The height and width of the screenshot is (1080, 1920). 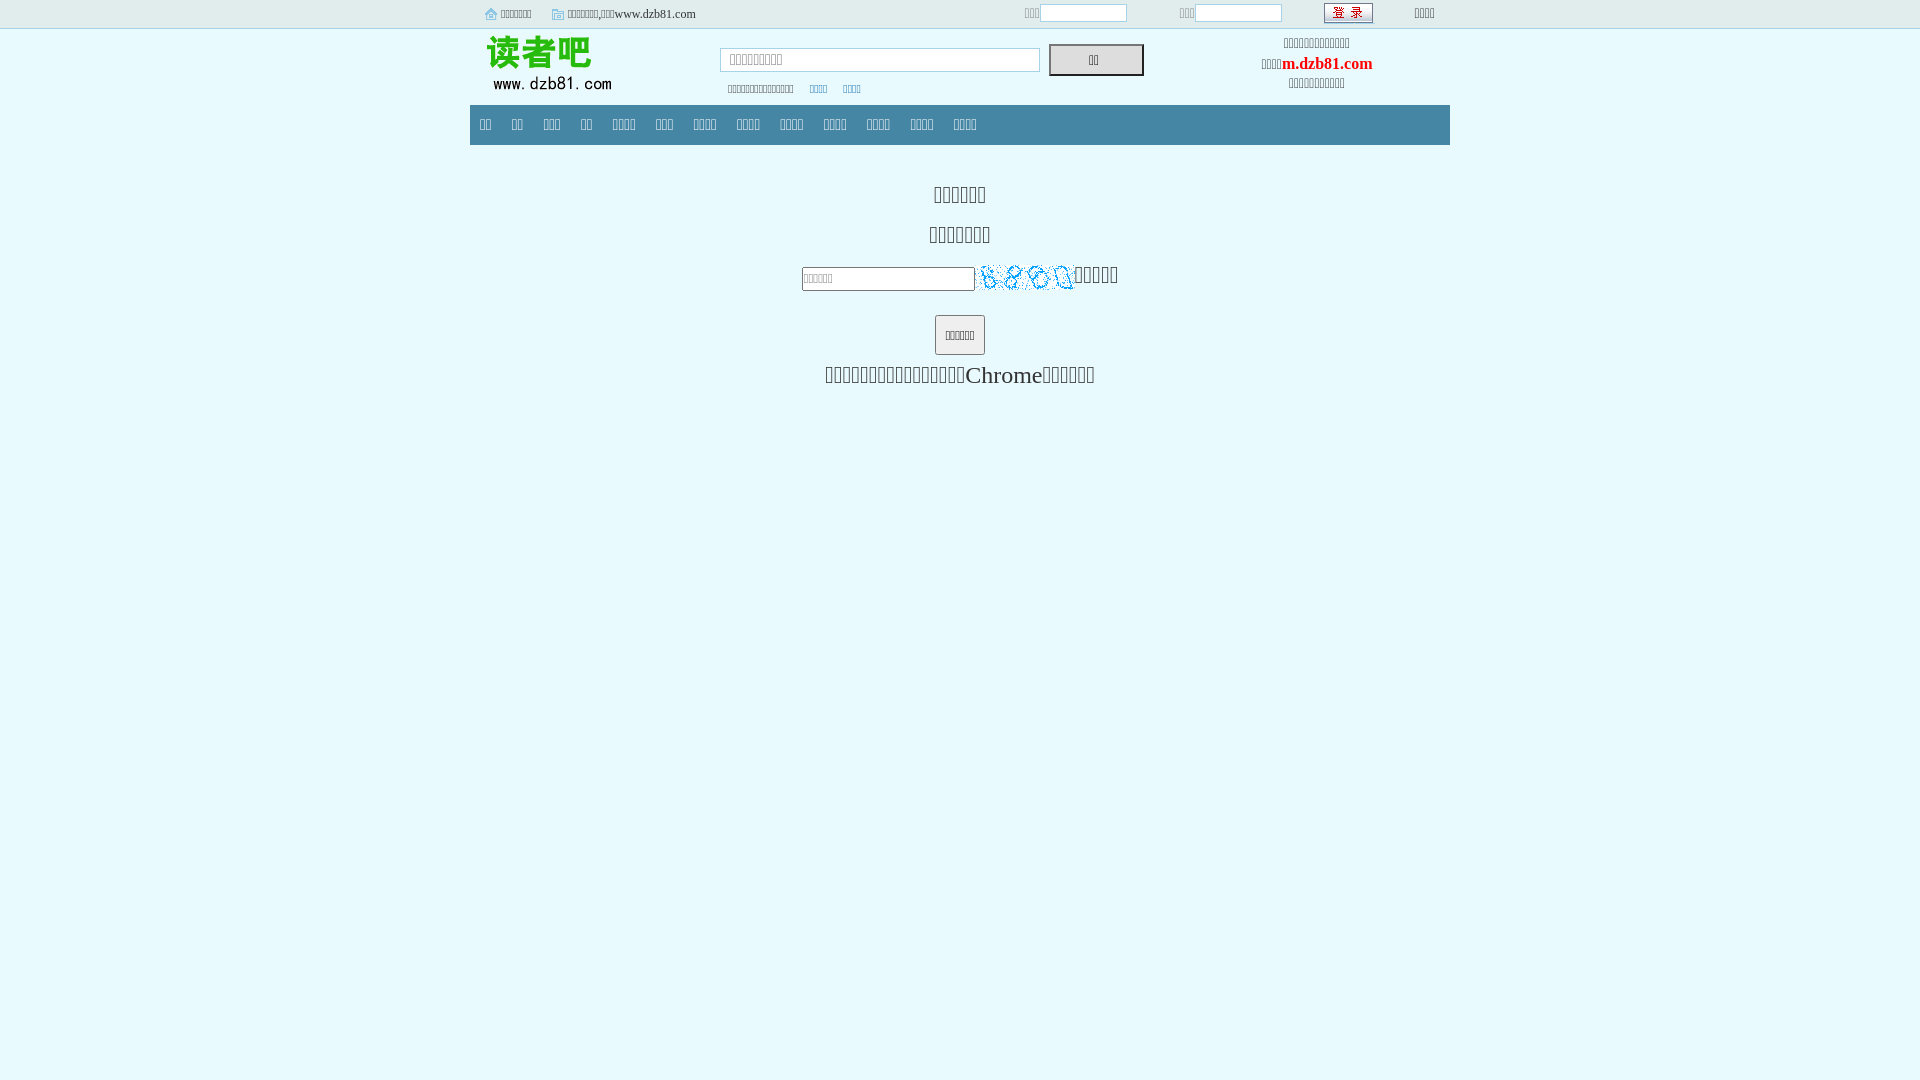 What do you see at coordinates (1349, 13) in the screenshot?
I see `' '` at bounding box center [1349, 13].